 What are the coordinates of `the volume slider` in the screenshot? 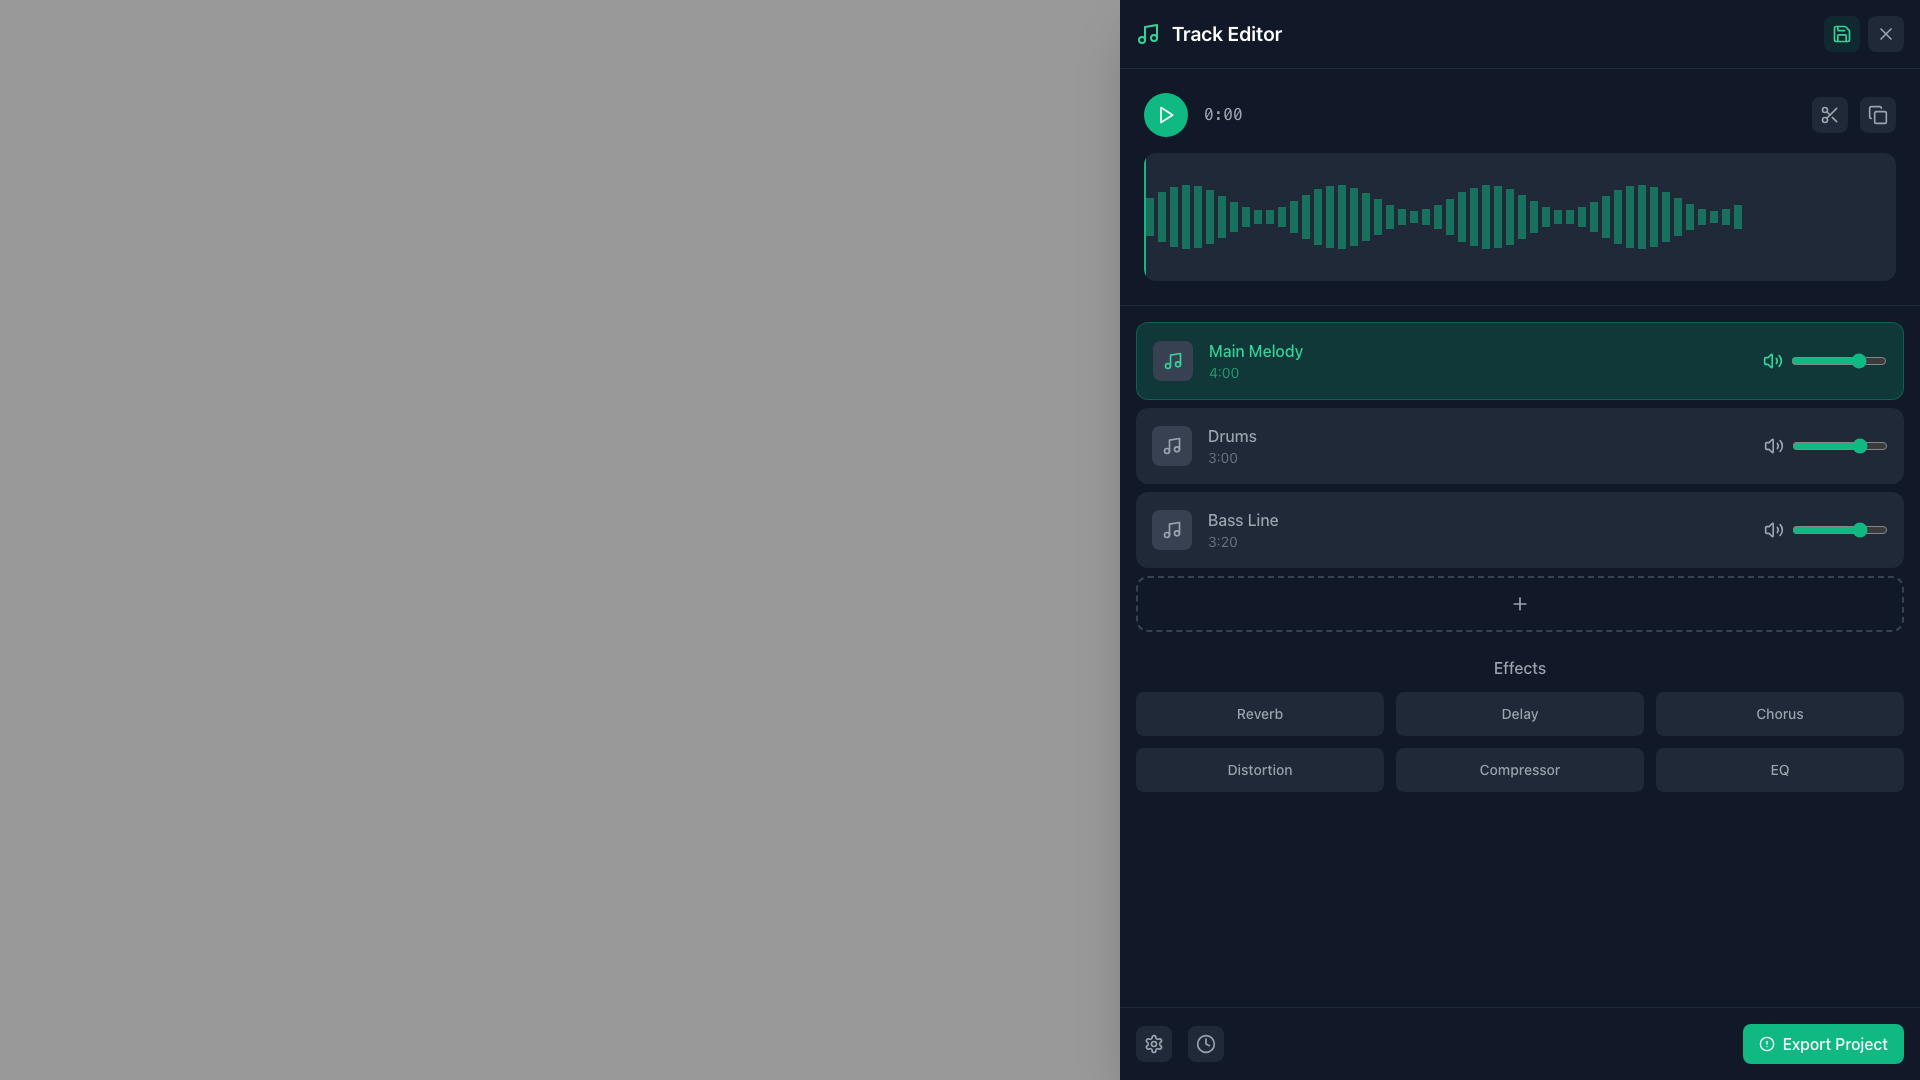 It's located at (1800, 361).